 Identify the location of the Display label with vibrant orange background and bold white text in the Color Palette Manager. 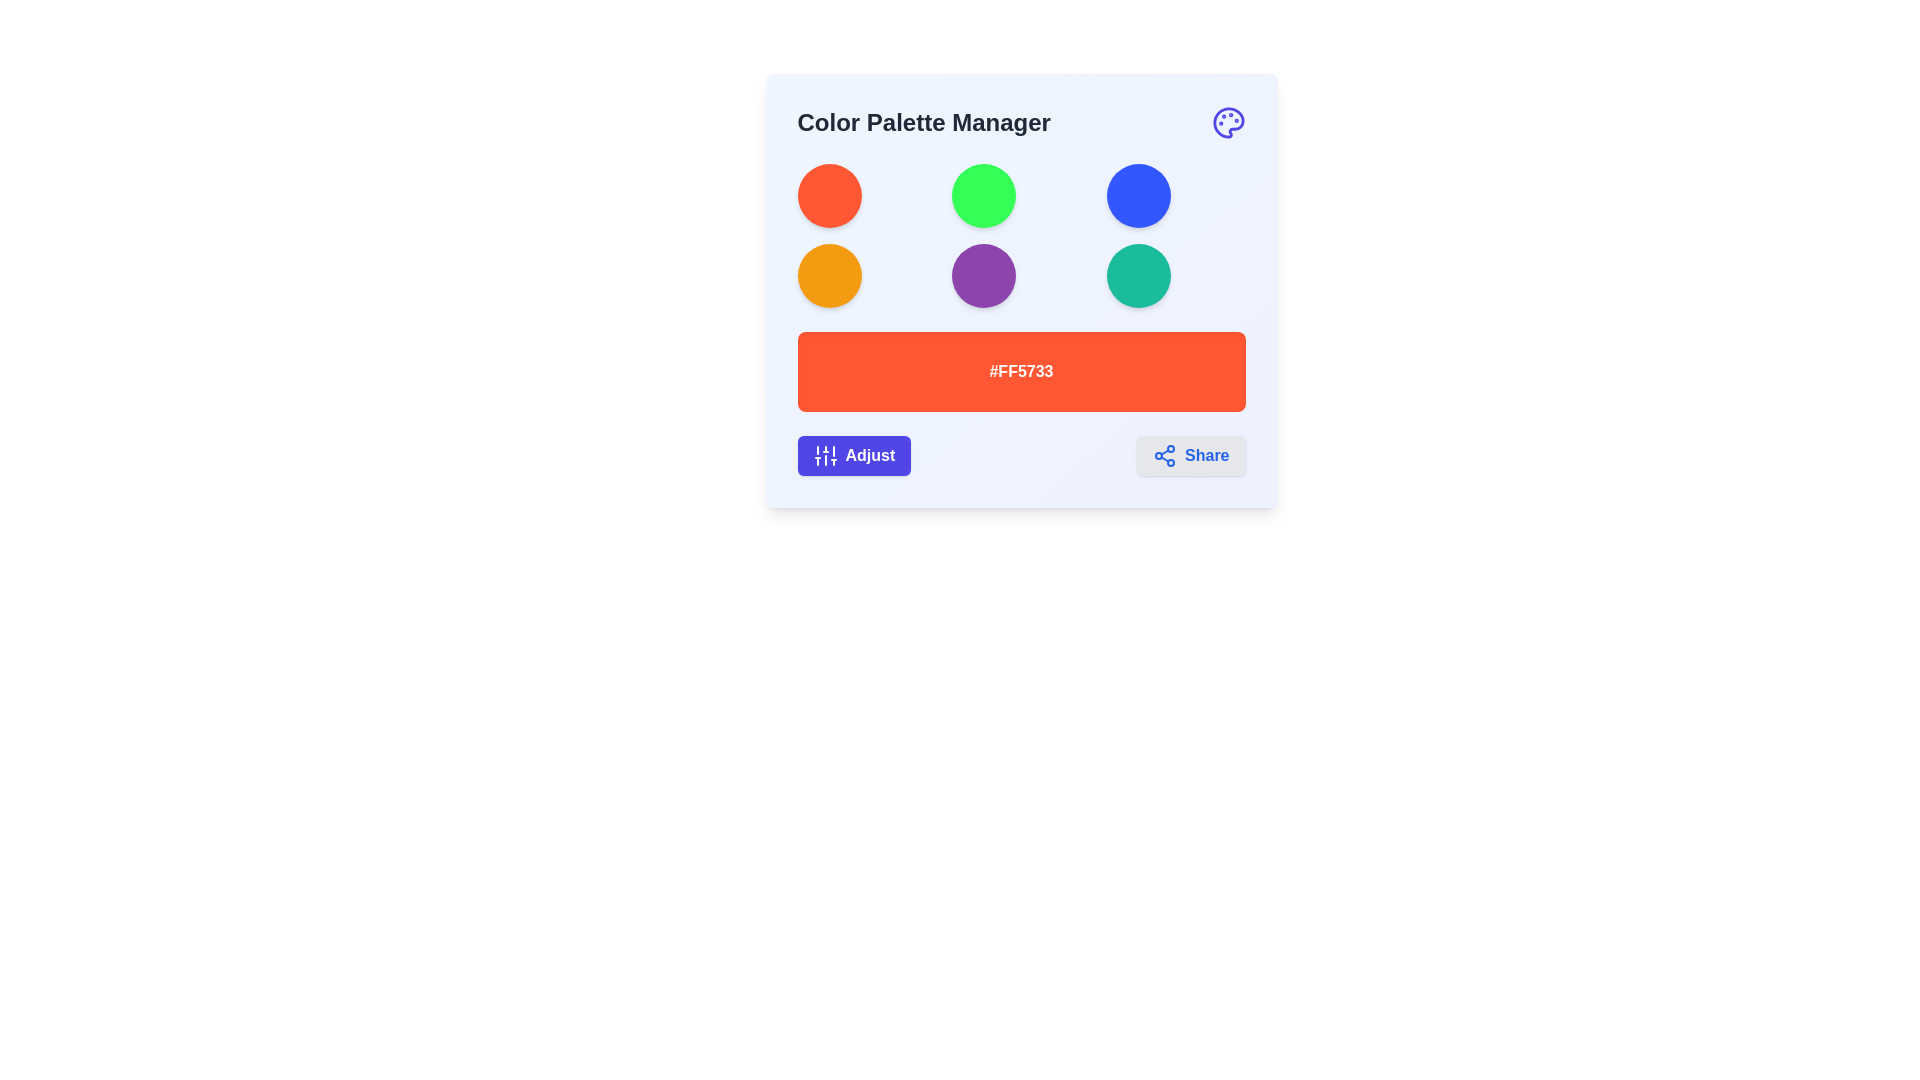
(1021, 371).